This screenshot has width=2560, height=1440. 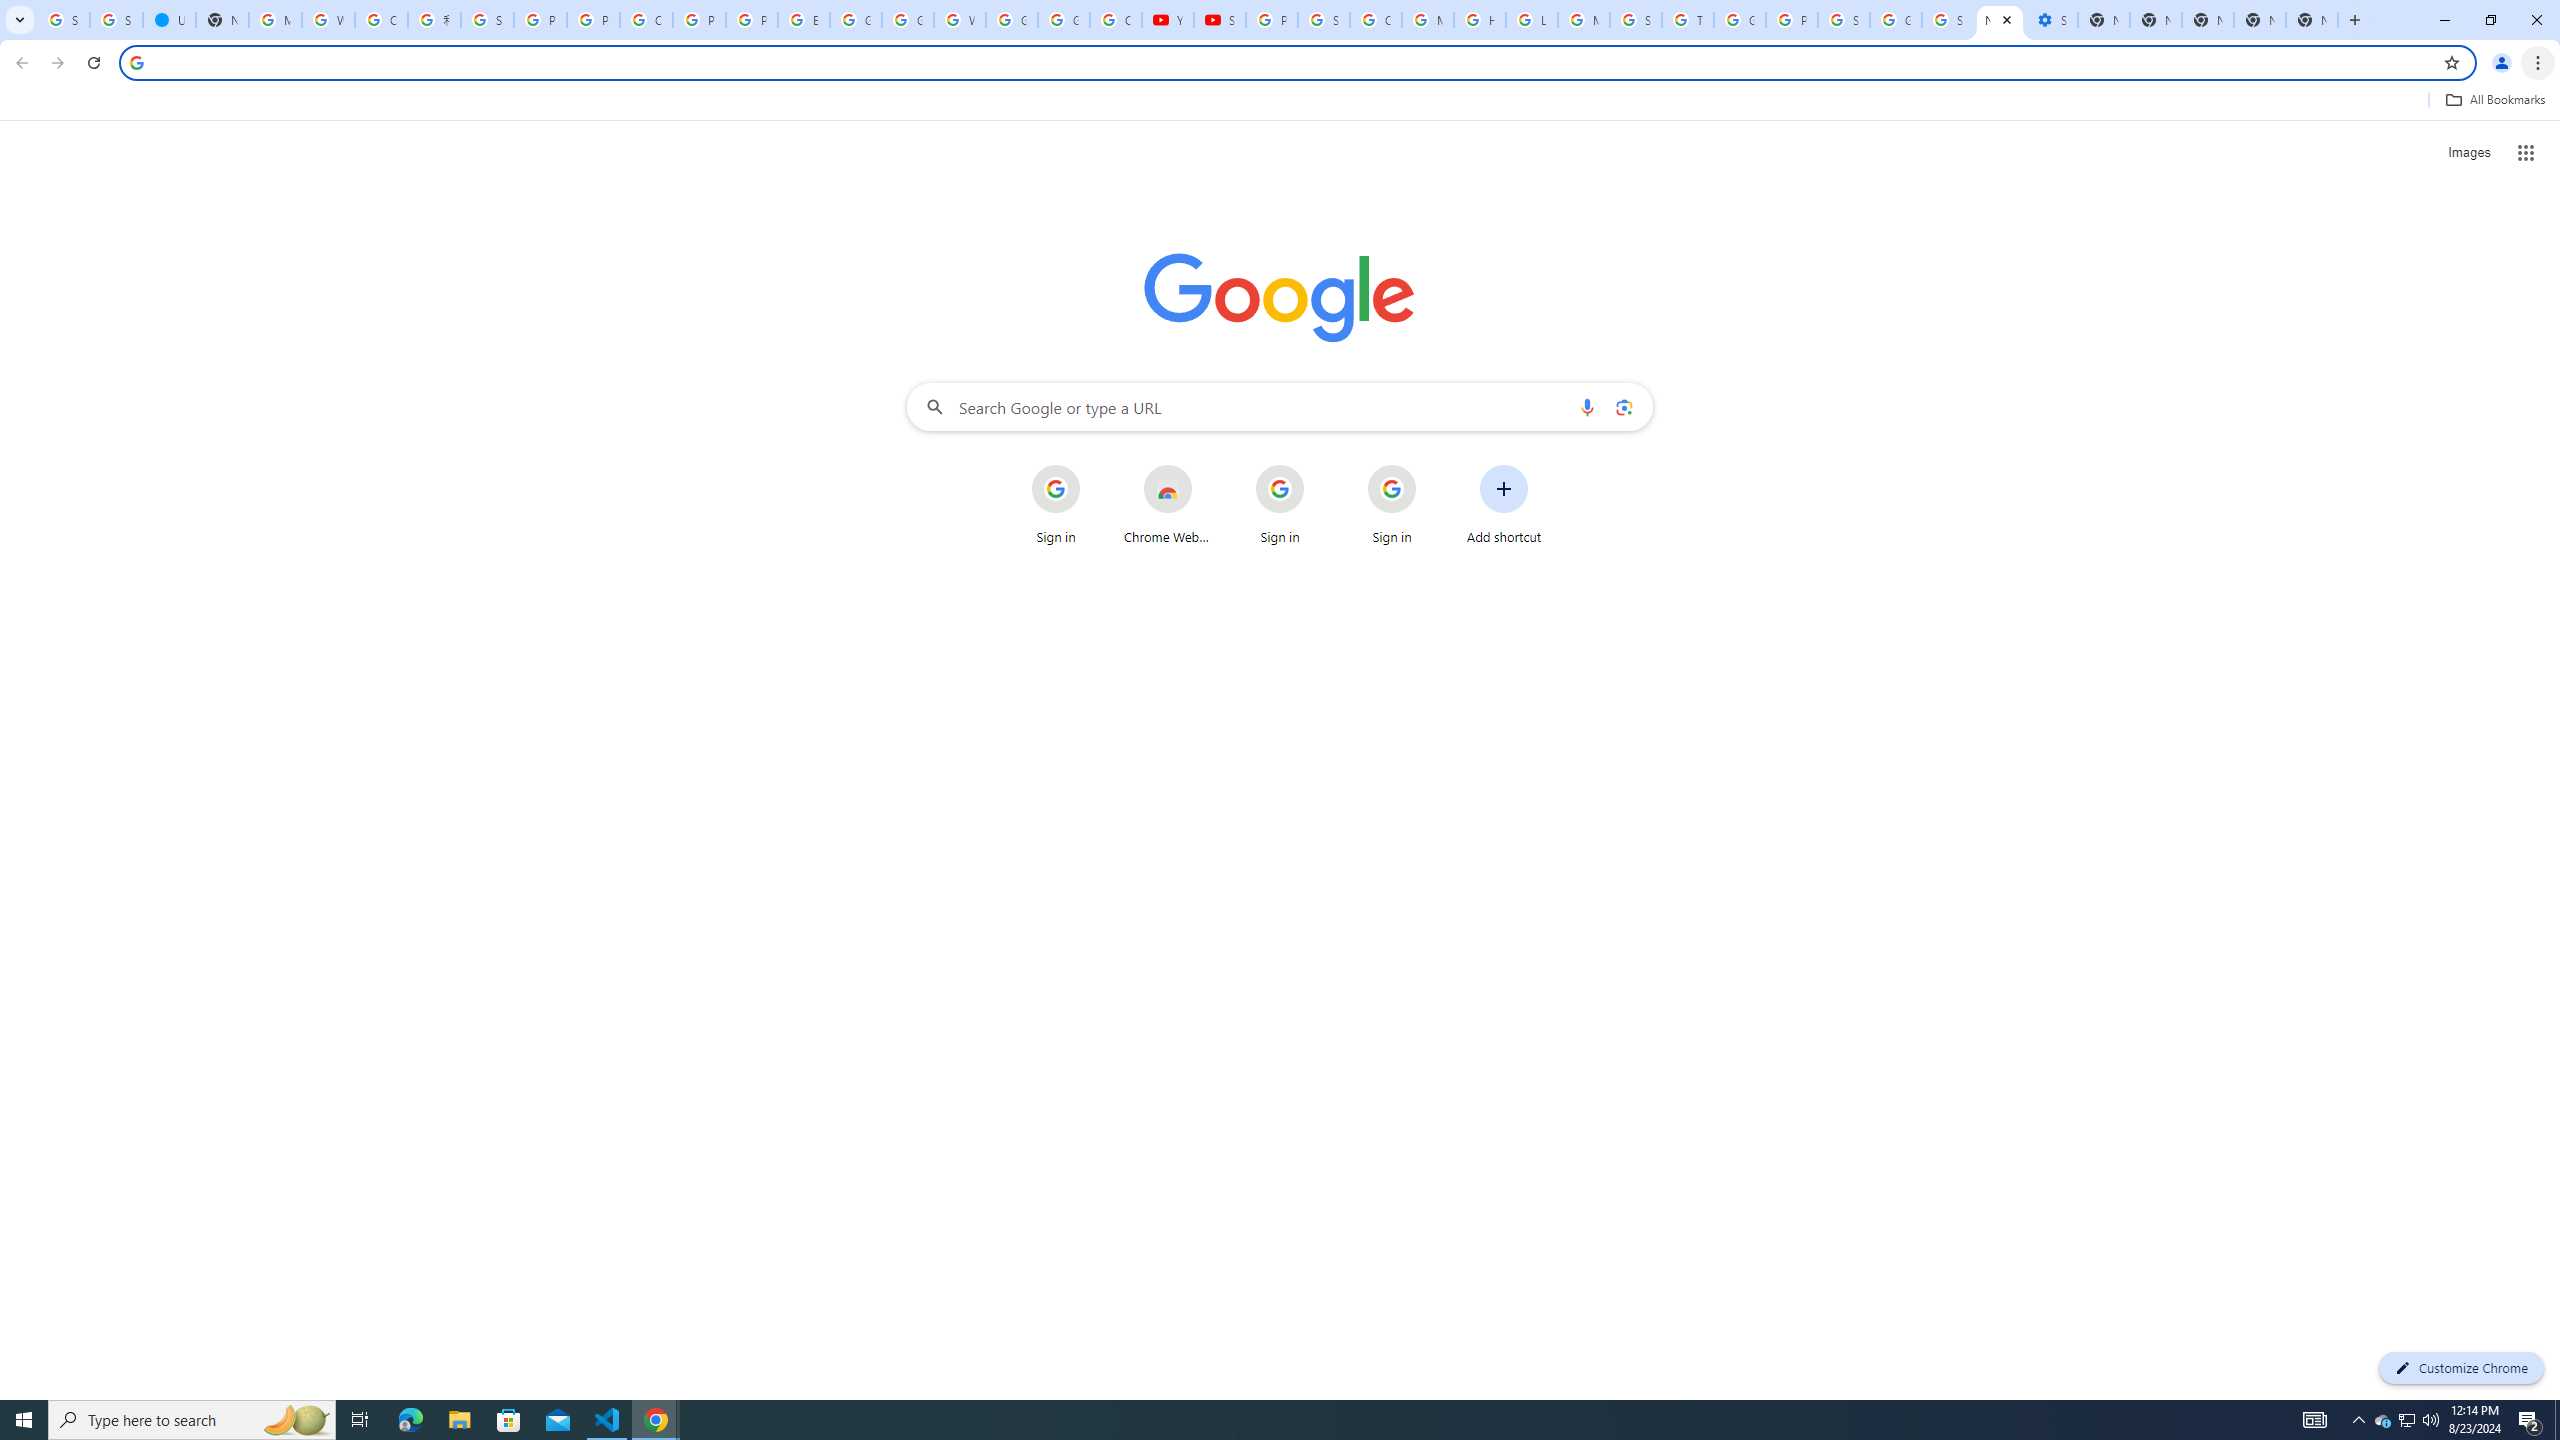 What do you see at coordinates (1167, 19) in the screenshot?
I see `'YouTube'` at bounding box center [1167, 19].